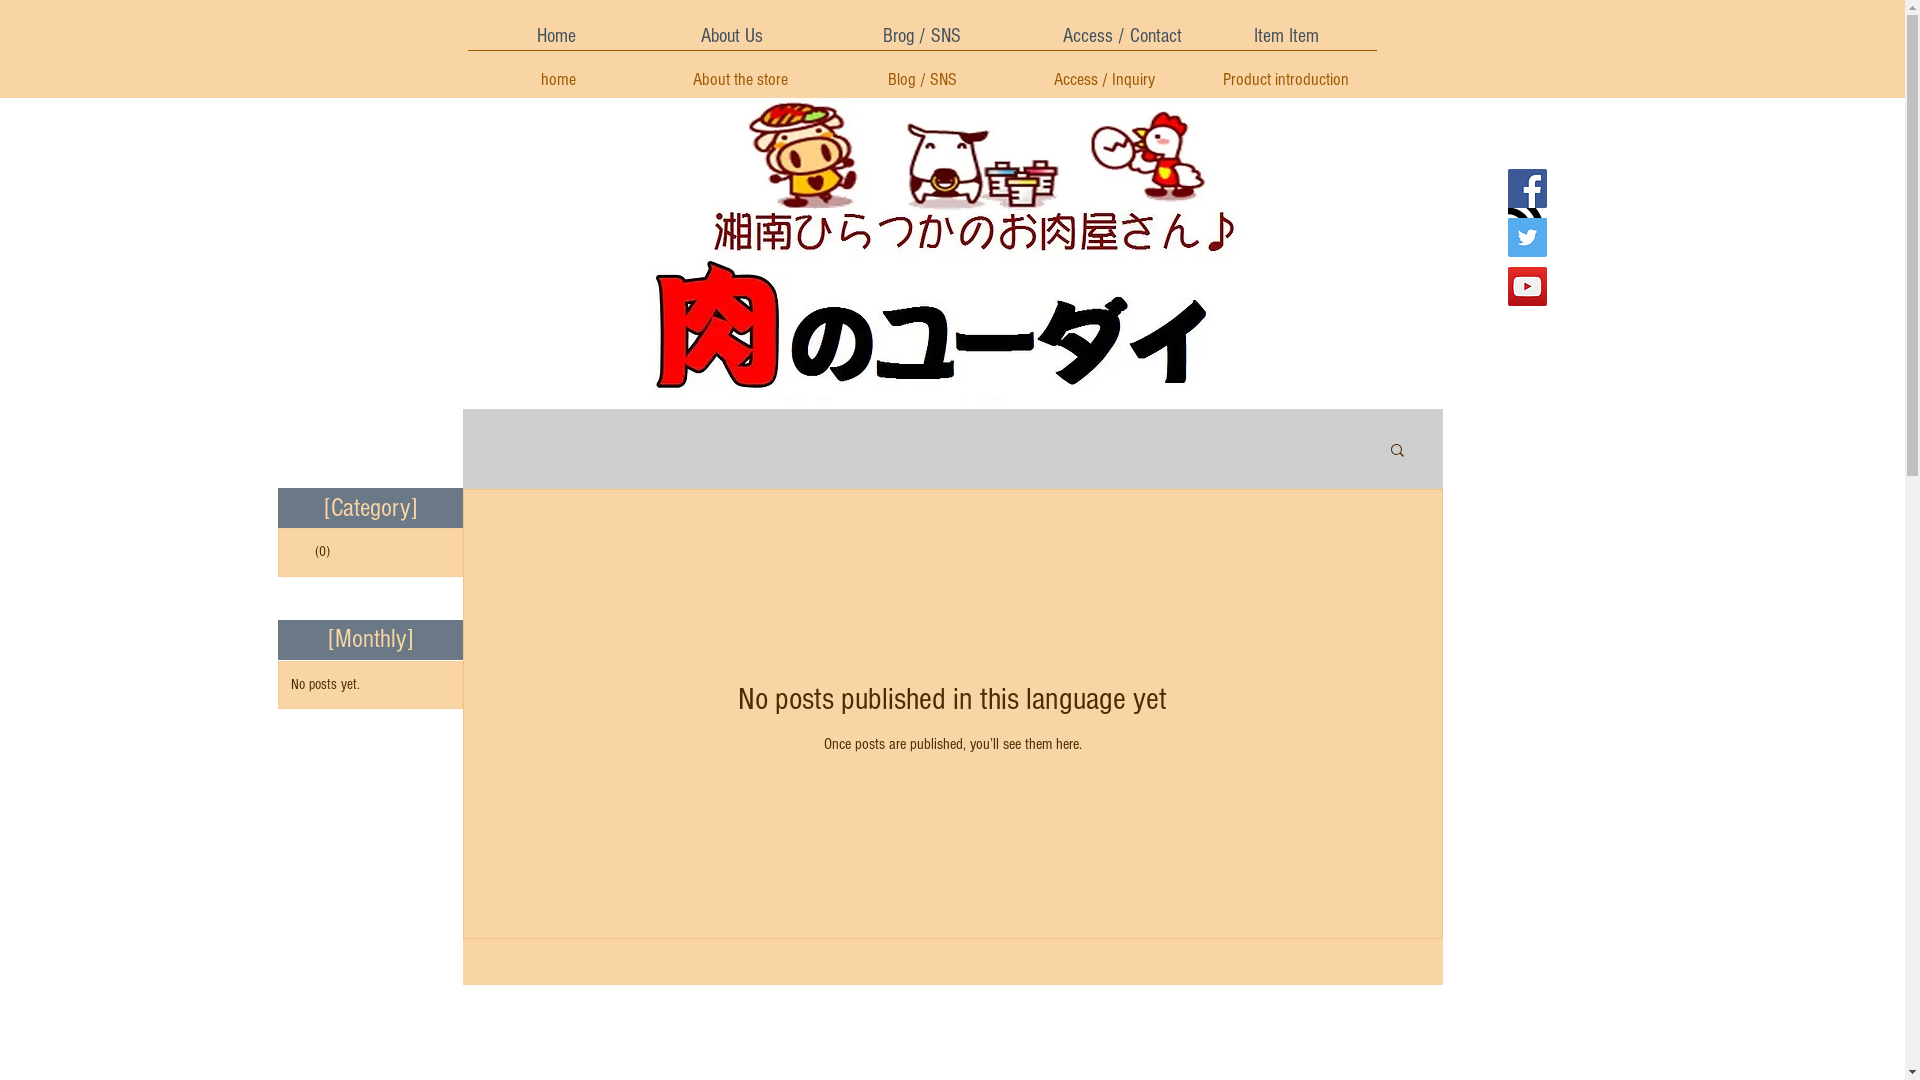  I want to click on 'Item Item', so click(1286, 35).